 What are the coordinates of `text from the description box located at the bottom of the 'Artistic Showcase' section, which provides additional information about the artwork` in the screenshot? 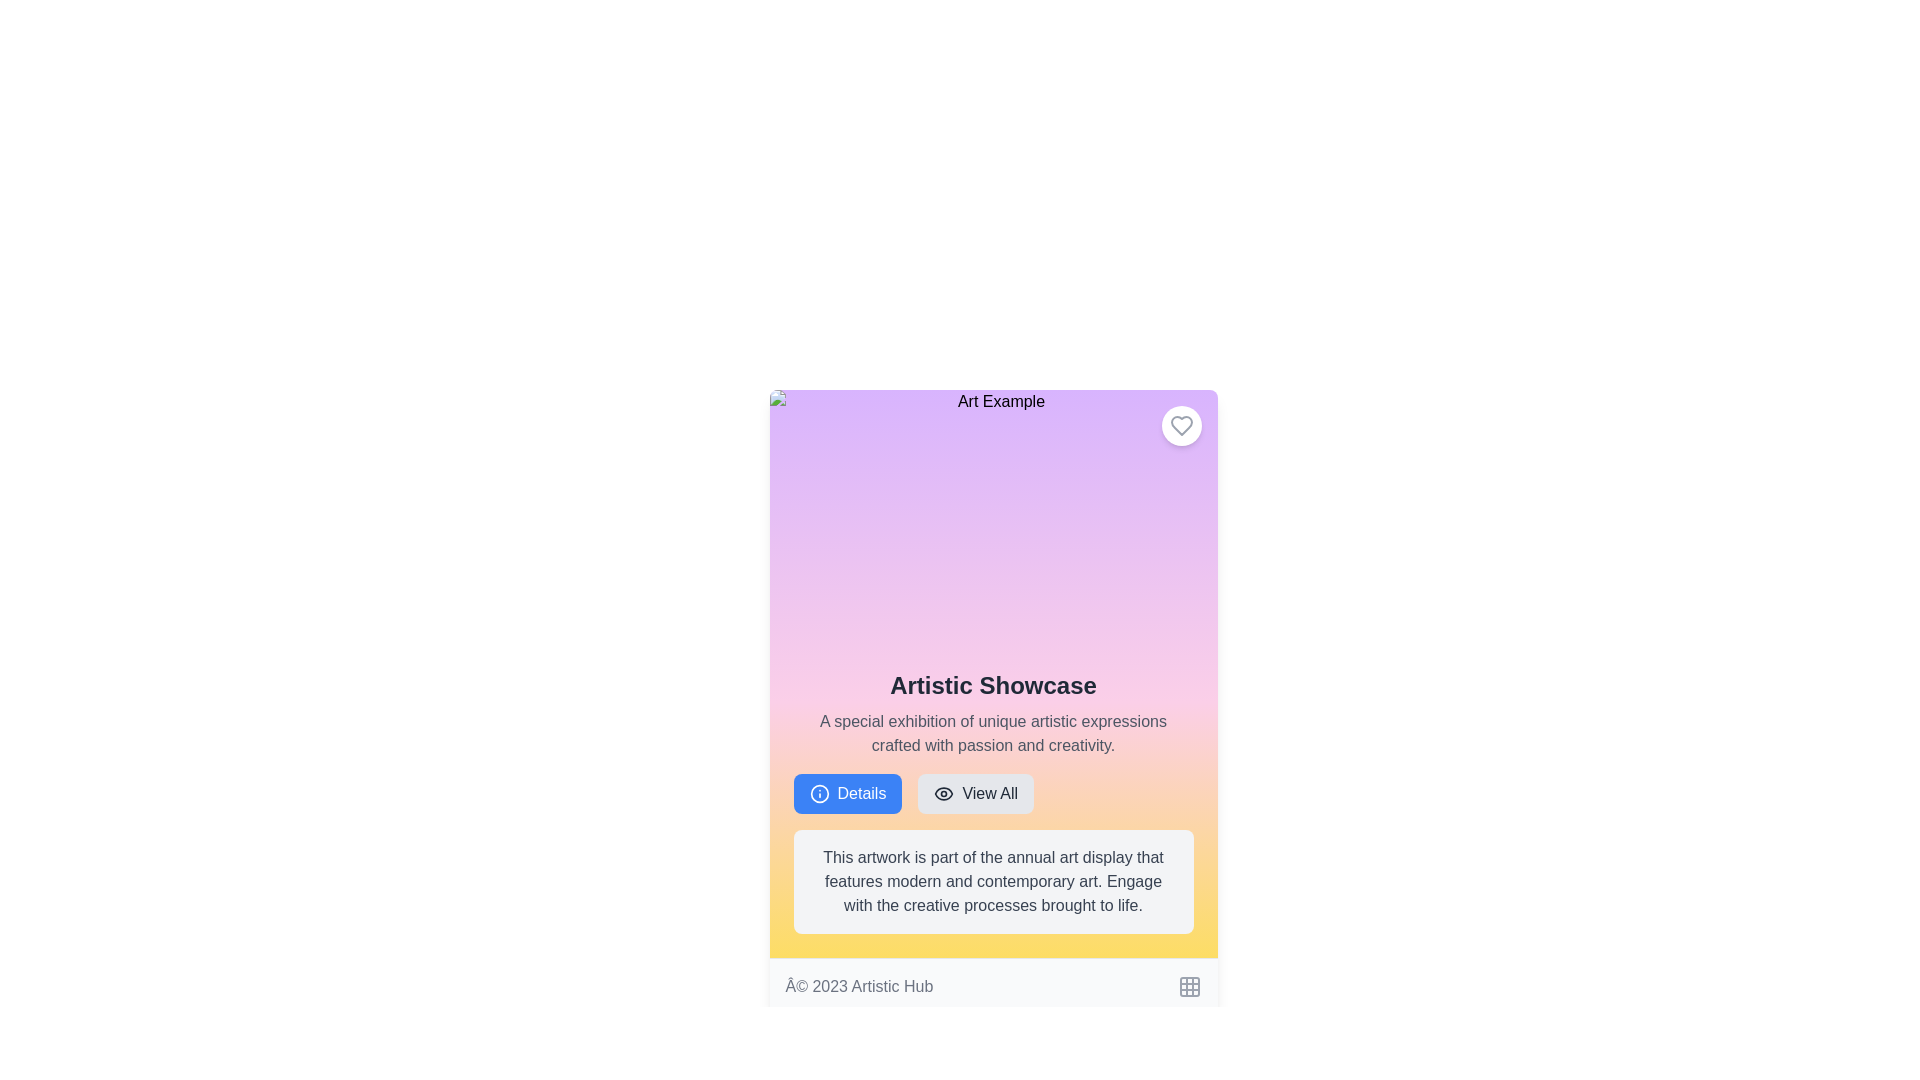 It's located at (993, 881).